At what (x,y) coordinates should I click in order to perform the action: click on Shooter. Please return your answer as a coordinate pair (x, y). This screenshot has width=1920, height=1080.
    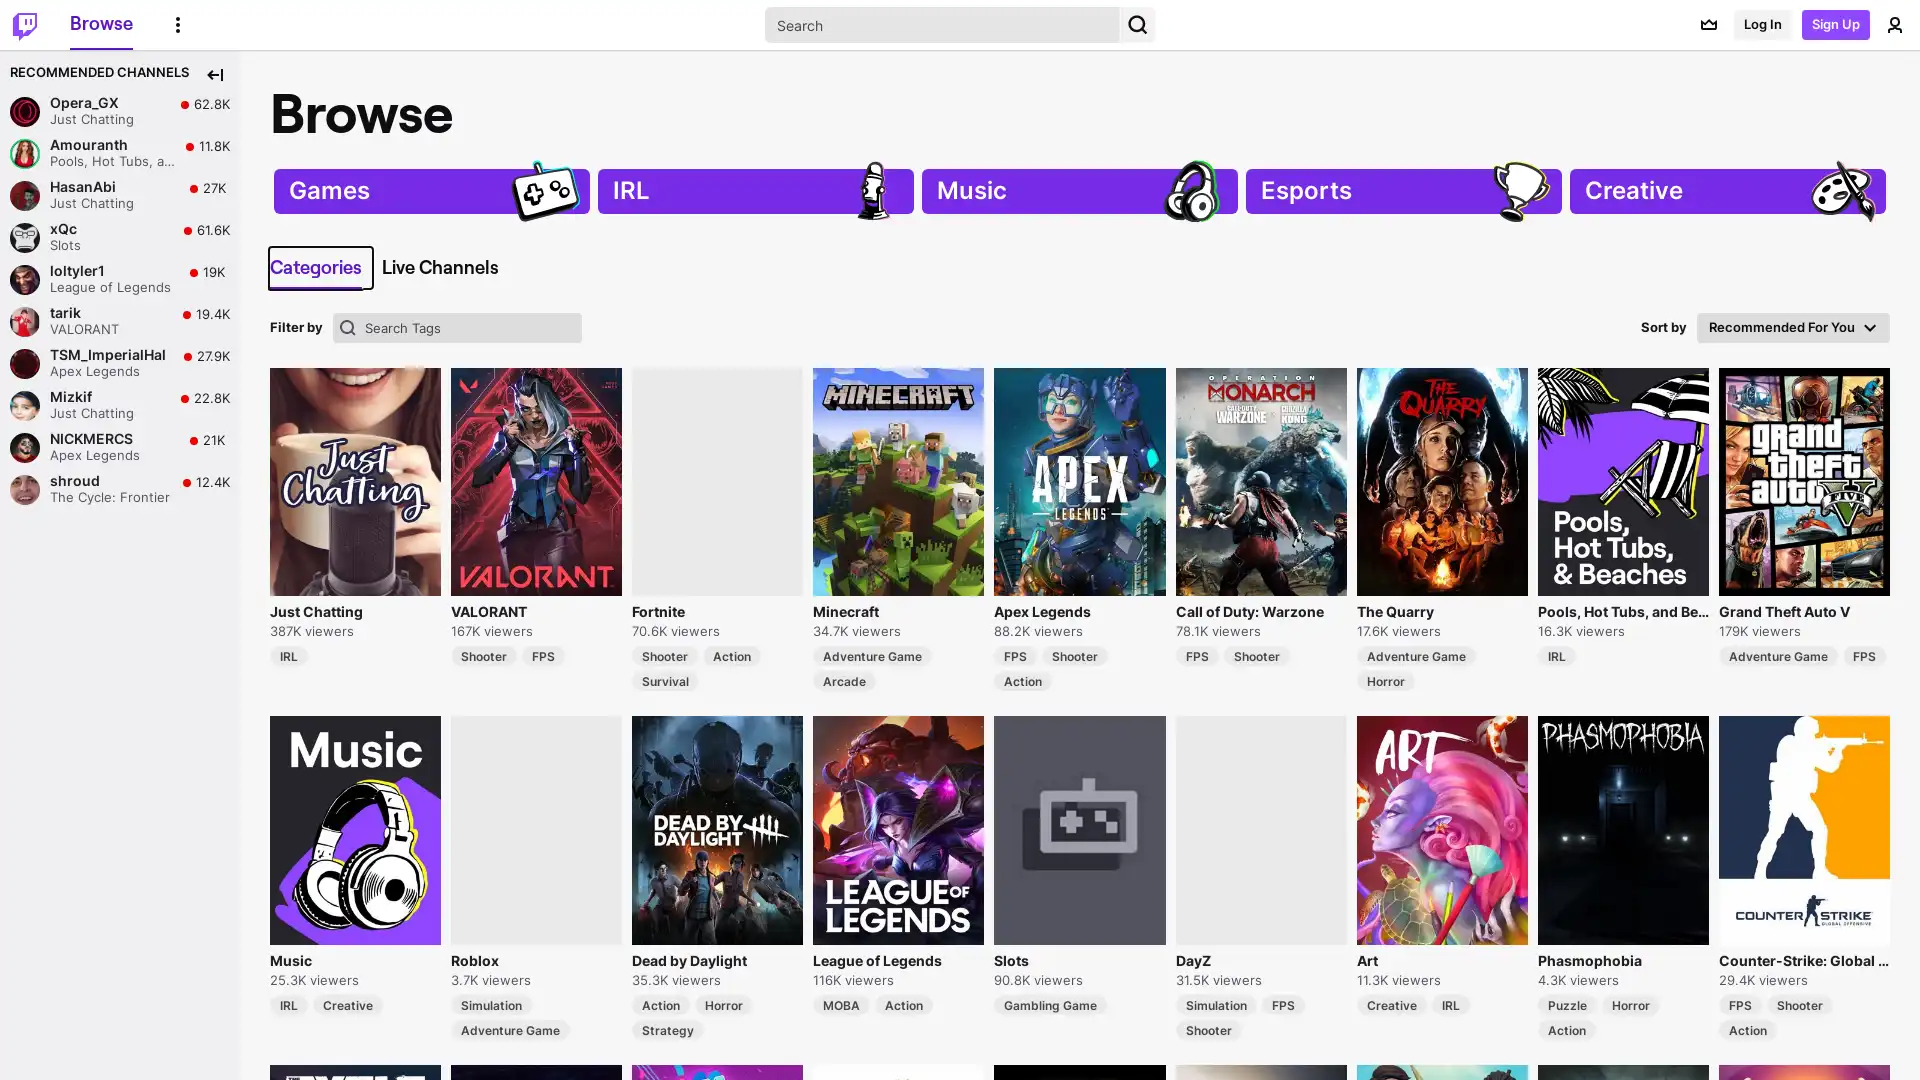
    Looking at the image, I should click on (1074, 655).